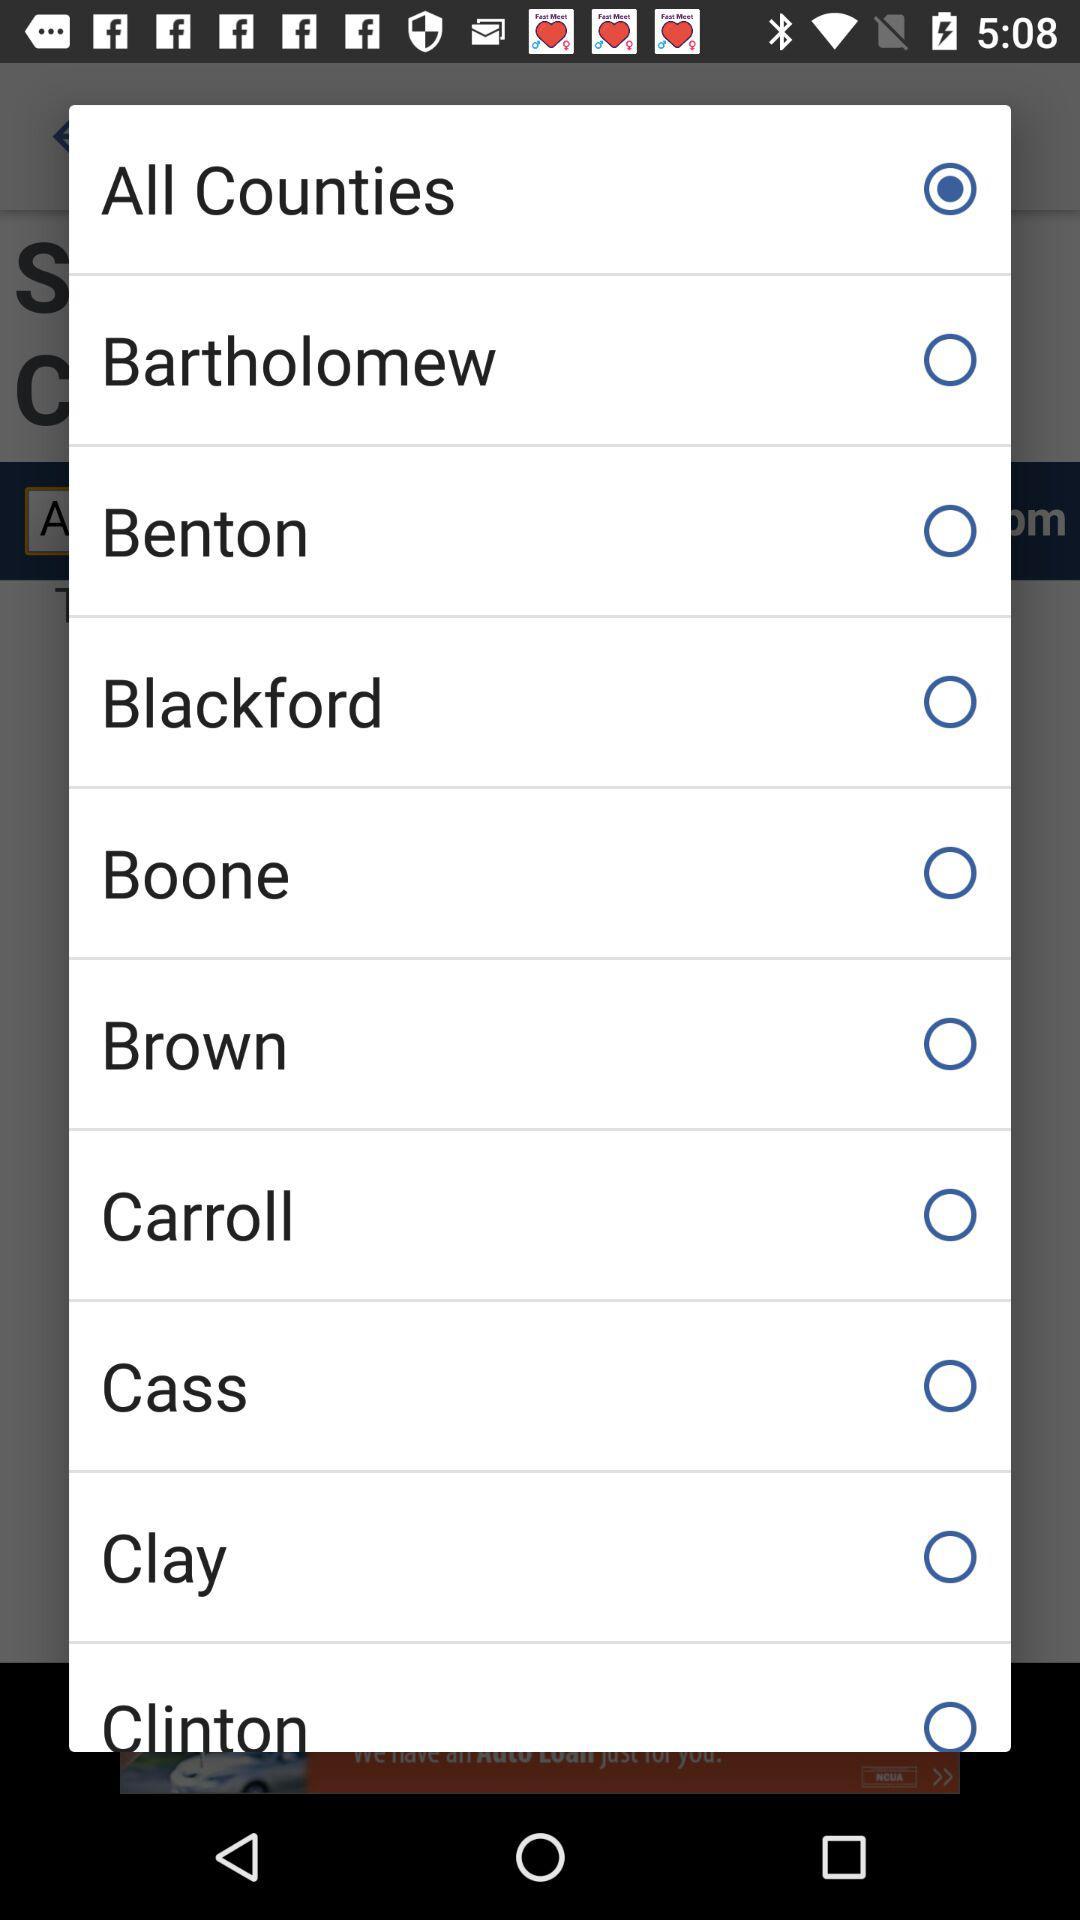  What do you see at coordinates (540, 1385) in the screenshot?
I see `the icon below the carroll item` at bounding box center [540, 1385].